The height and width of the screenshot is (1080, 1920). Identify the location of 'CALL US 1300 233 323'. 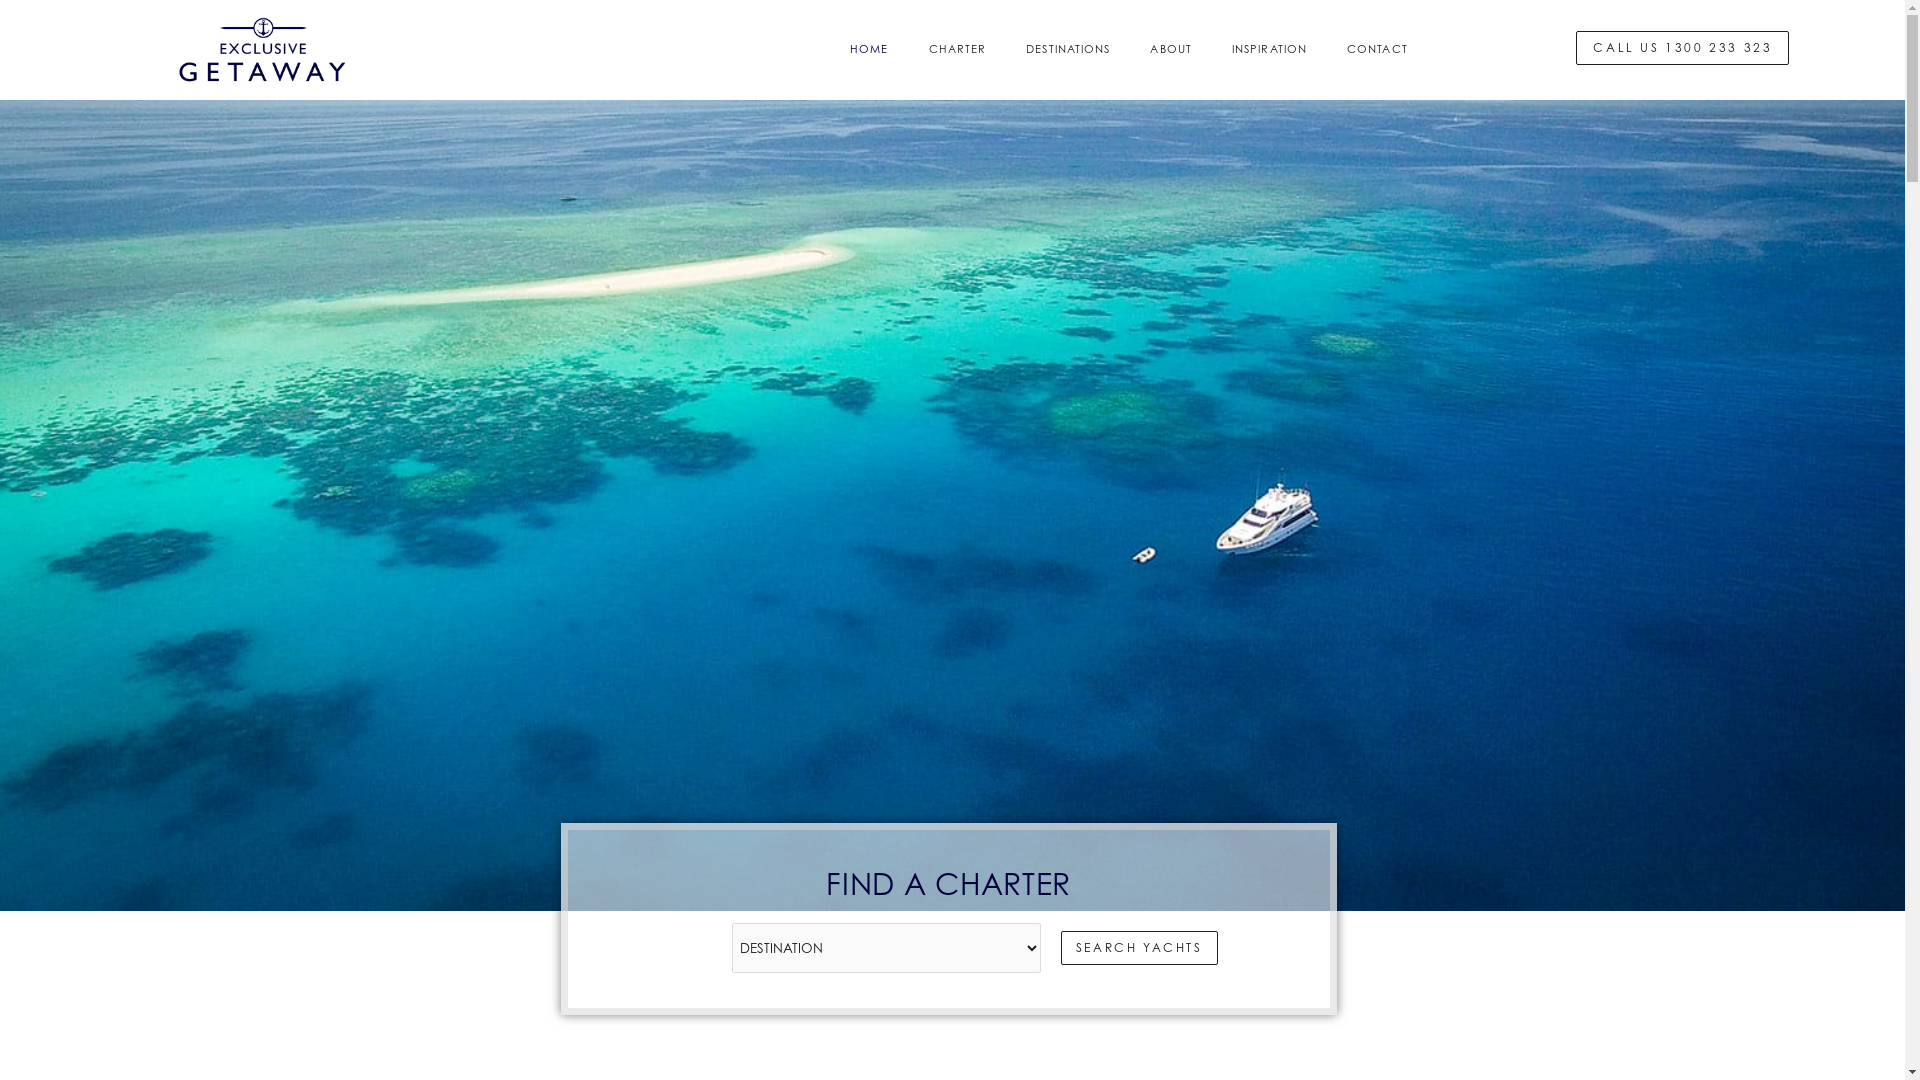
(1681, 80).